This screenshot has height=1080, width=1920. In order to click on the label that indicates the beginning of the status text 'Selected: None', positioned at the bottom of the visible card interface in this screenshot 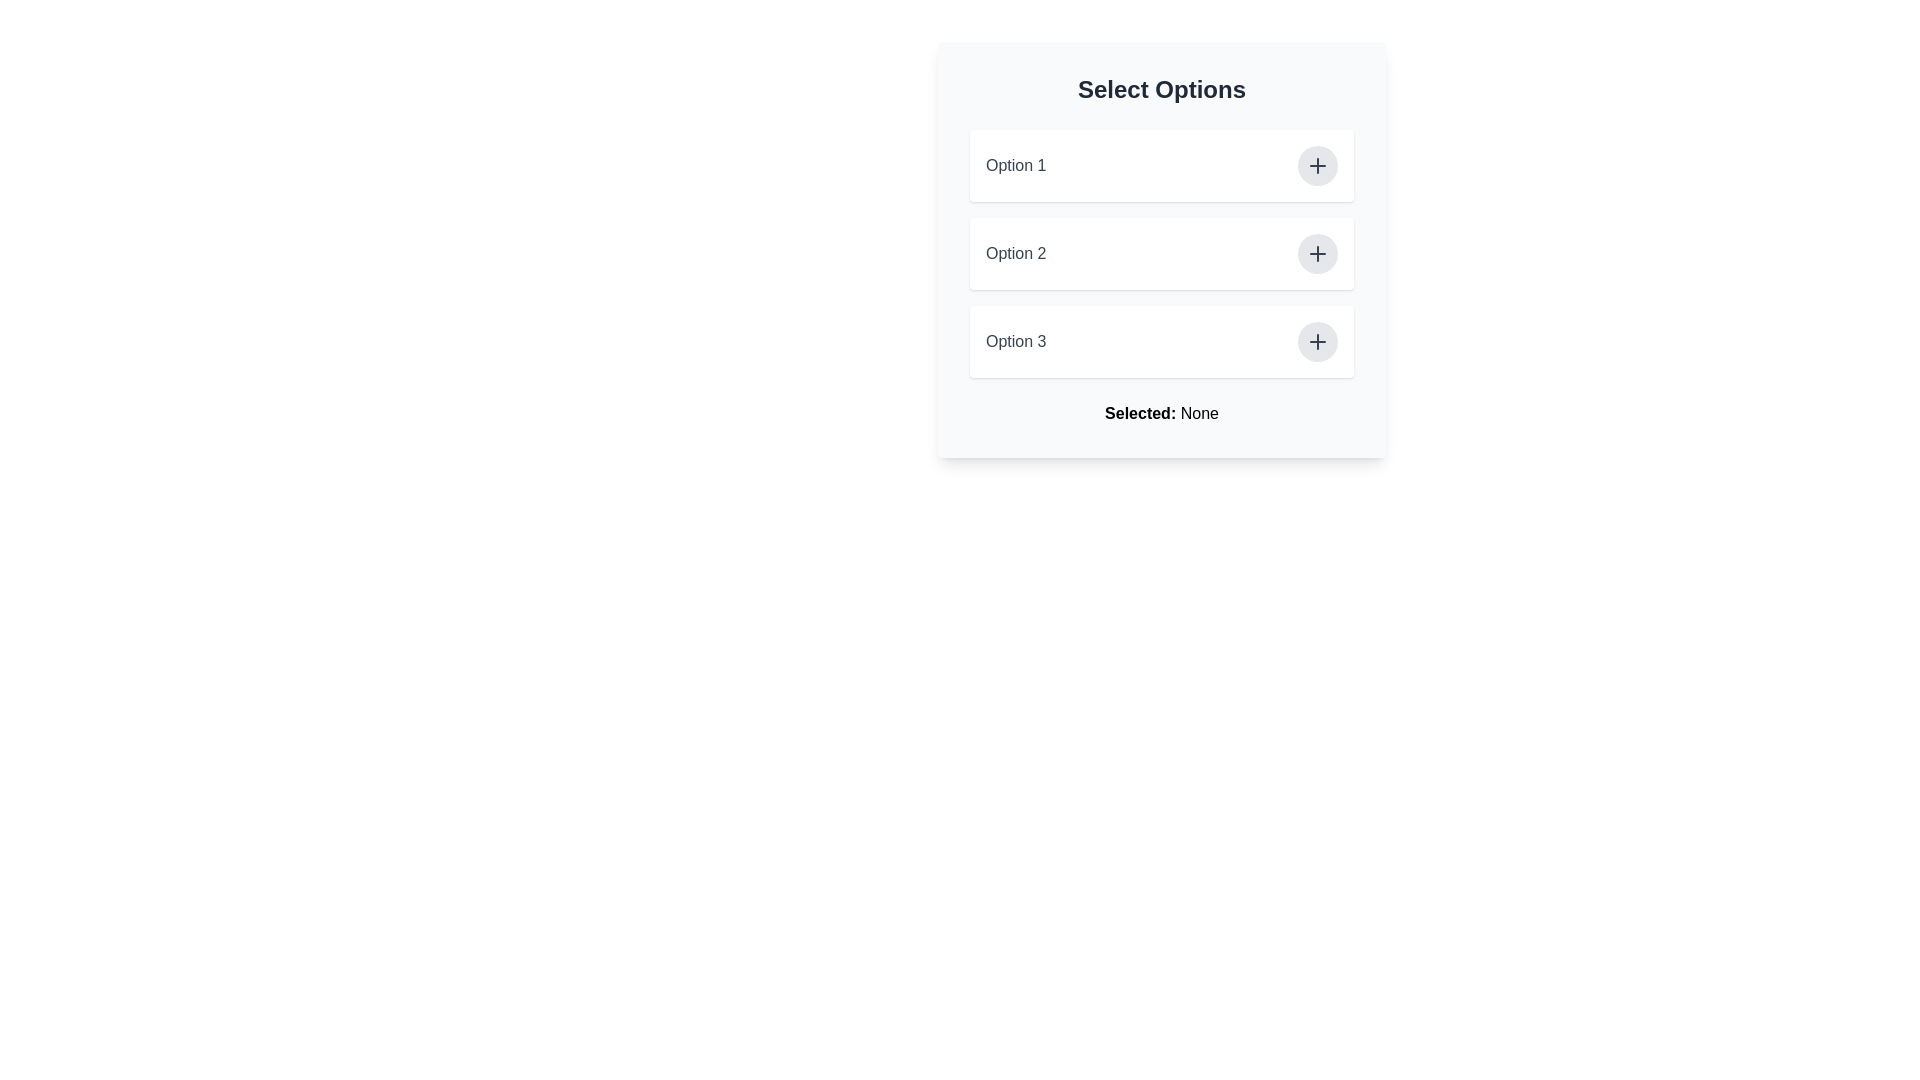, I will do `click(1140, 412)`.